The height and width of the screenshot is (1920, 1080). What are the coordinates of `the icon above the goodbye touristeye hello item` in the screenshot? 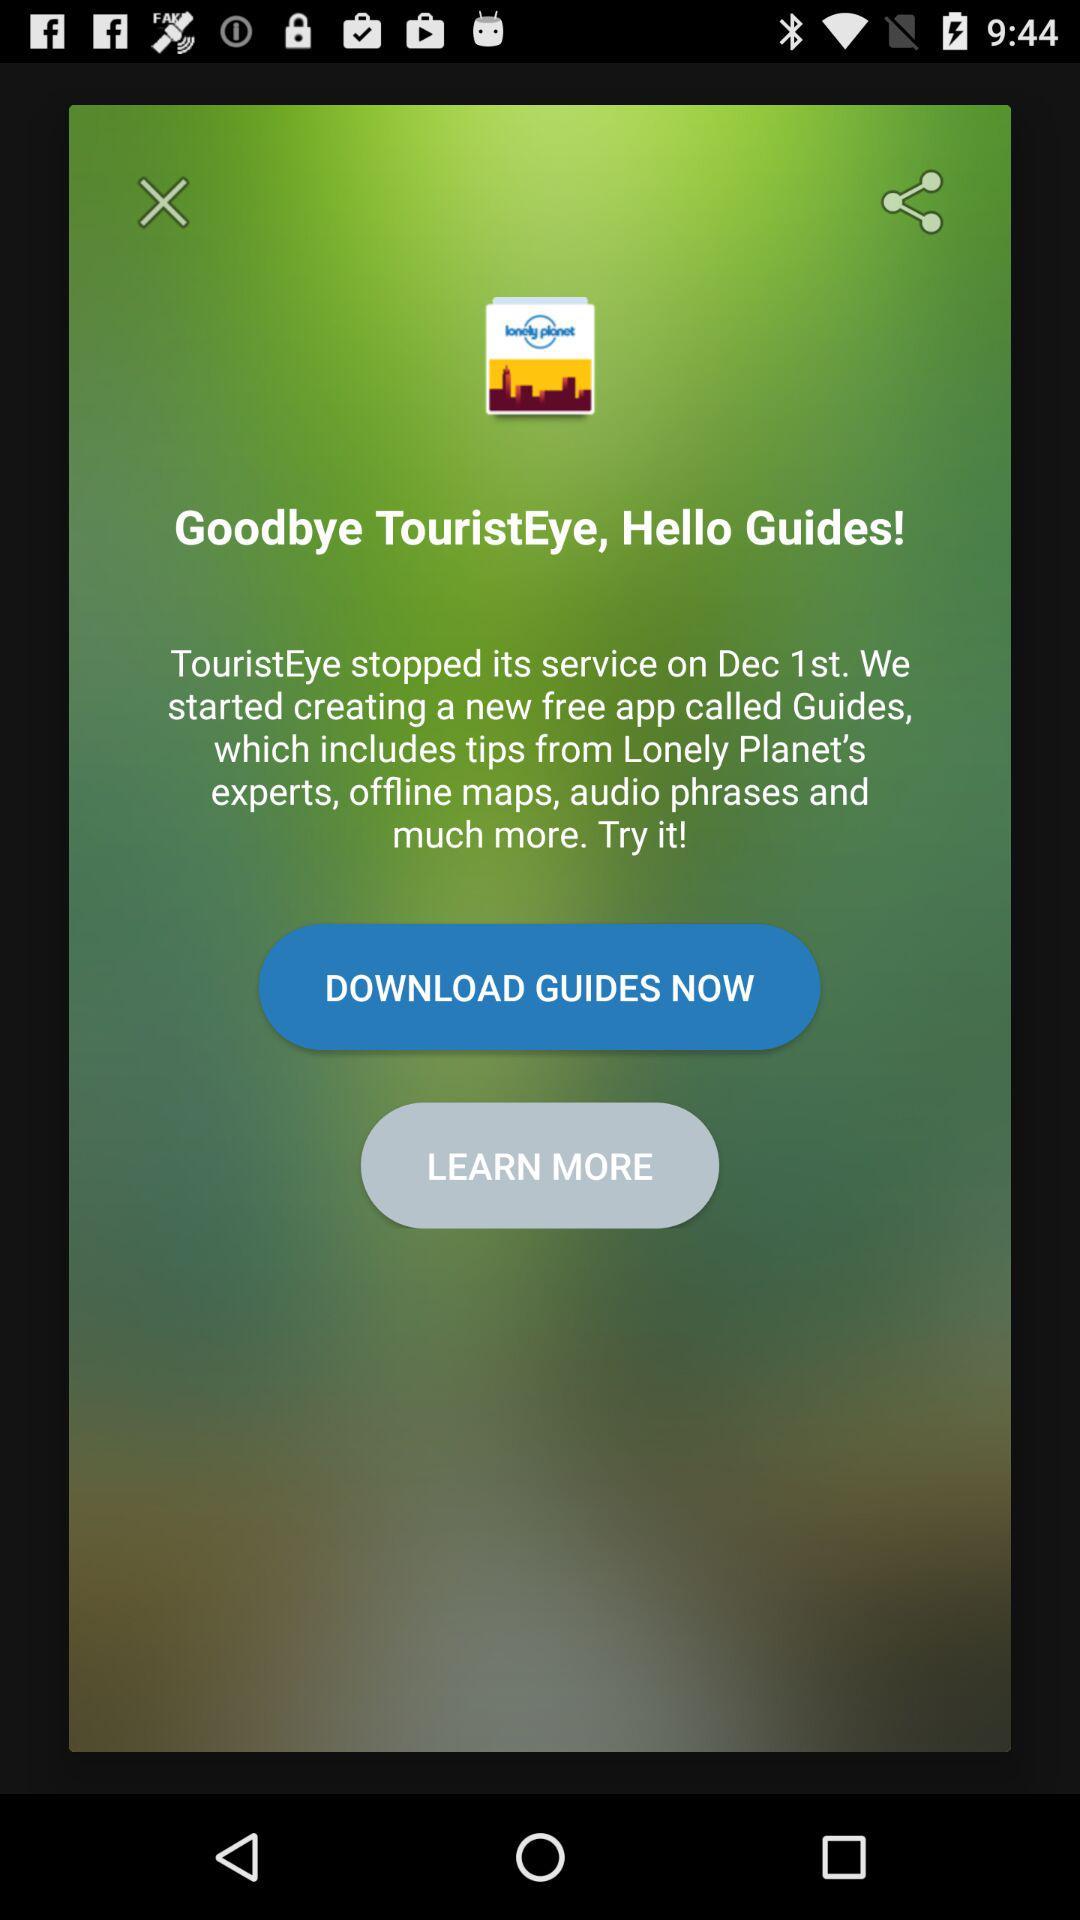 It's located at (162, 202).